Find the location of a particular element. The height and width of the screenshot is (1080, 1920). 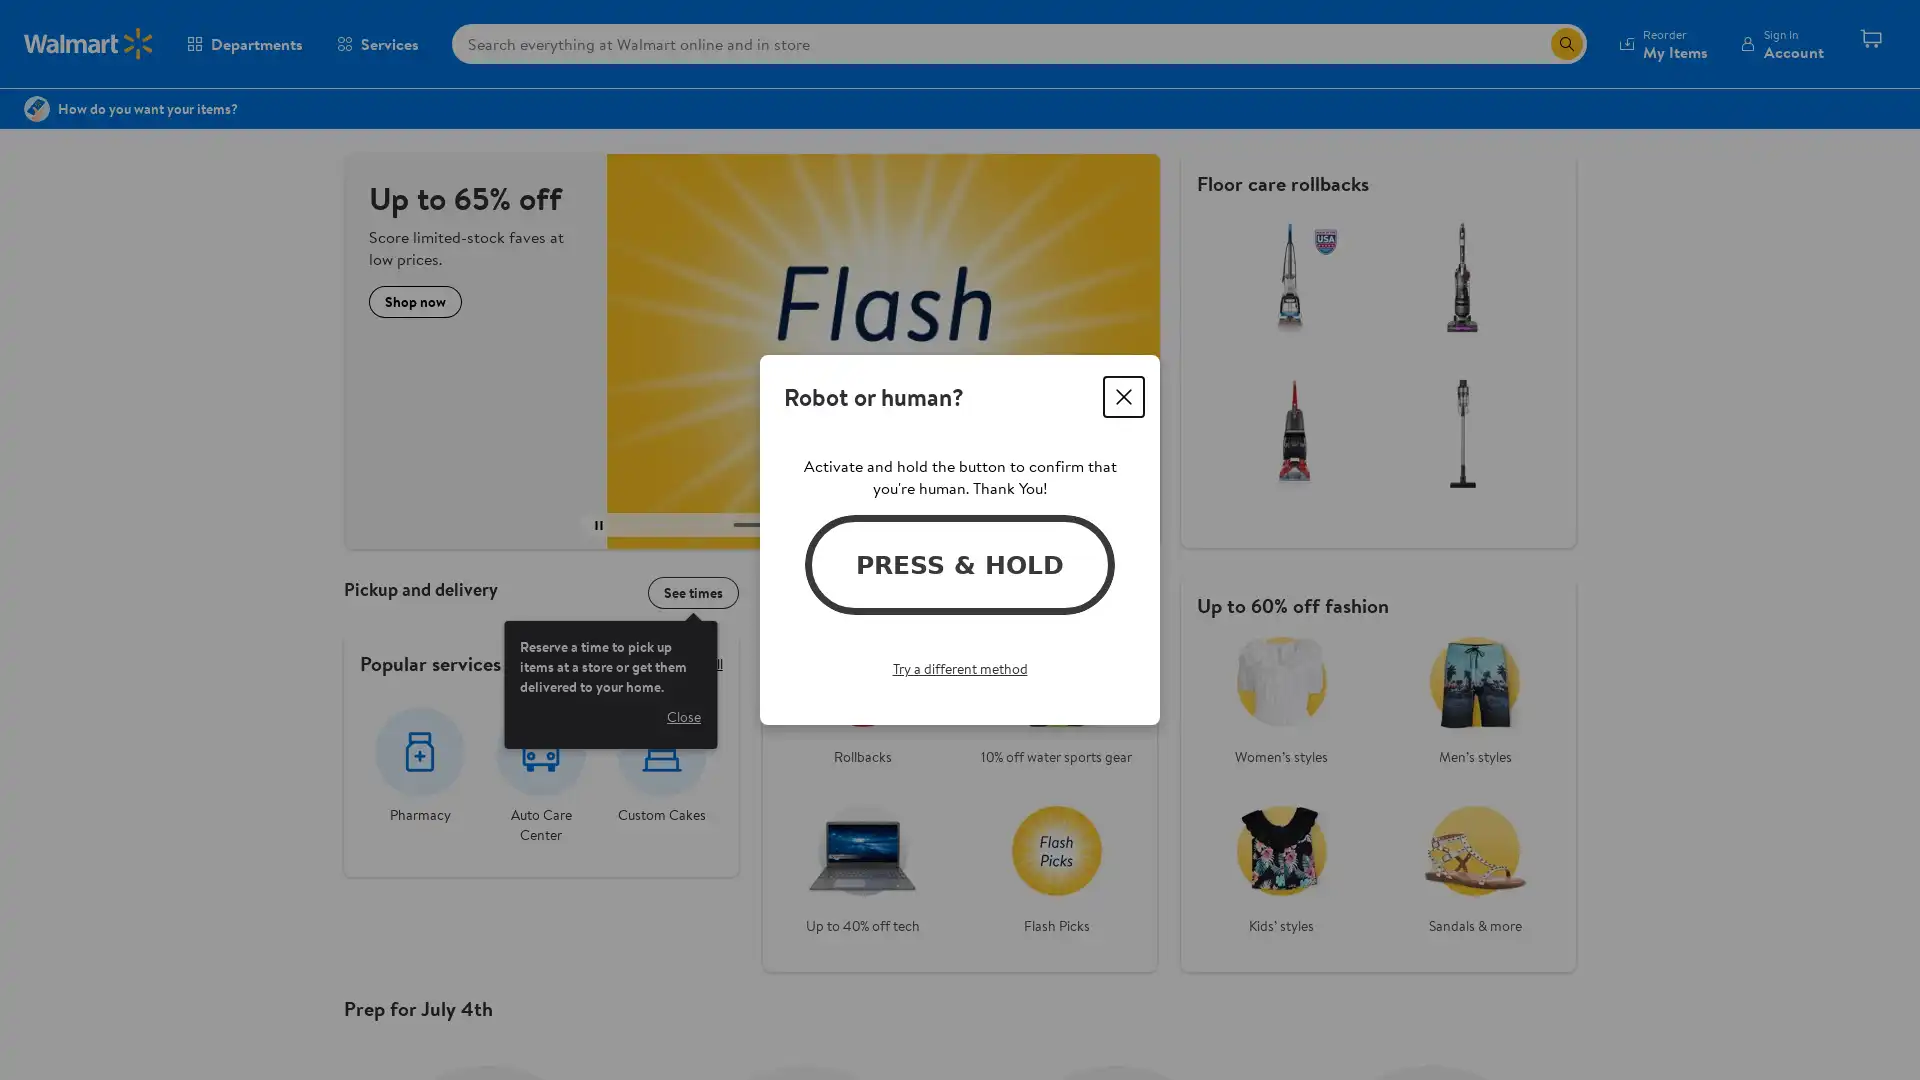

Close see times information is located at coordinates (683, 716).